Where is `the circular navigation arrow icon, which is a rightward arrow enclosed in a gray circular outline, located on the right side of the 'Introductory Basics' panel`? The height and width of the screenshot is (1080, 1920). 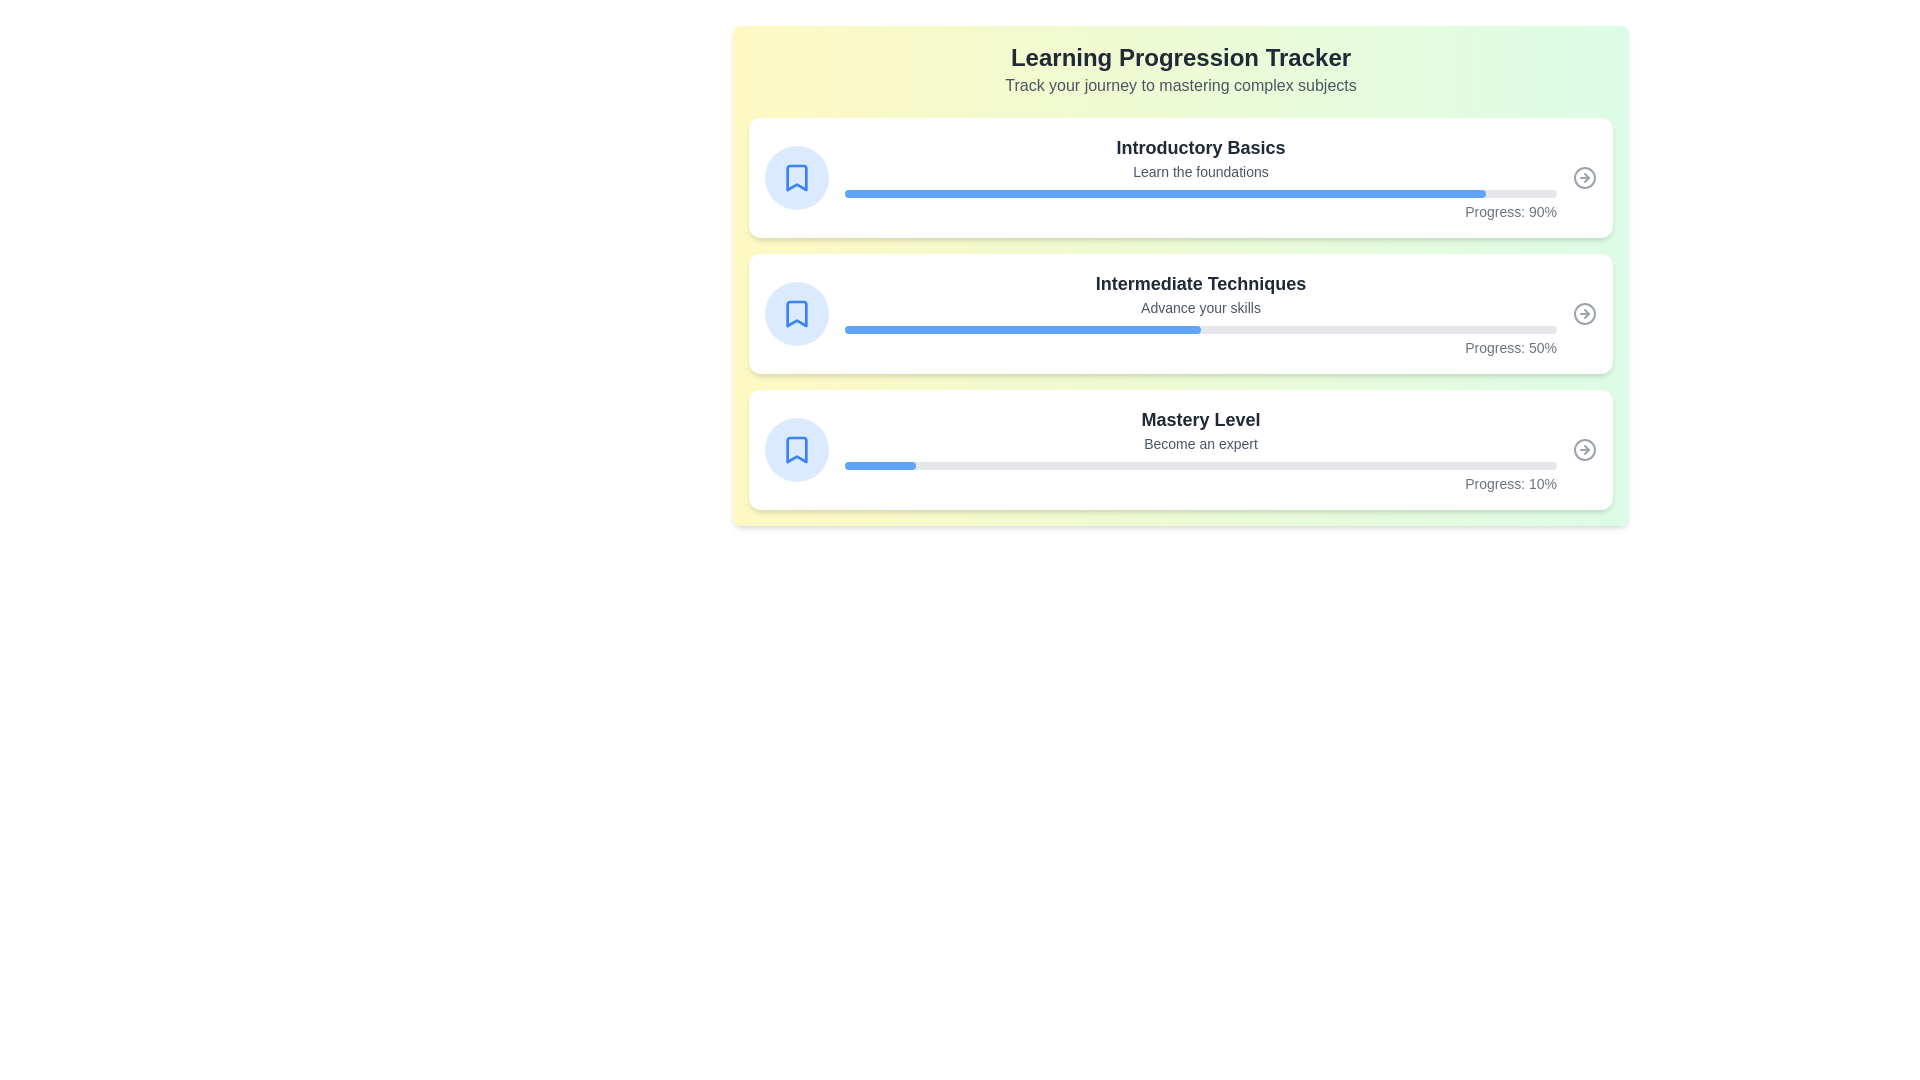 the circular navigation arrow icon, which is a rightward arrow enclosed in a gray circular outline, located on the right side of the 'Introductory Basics' panel is located at coordinates (1583, 176).